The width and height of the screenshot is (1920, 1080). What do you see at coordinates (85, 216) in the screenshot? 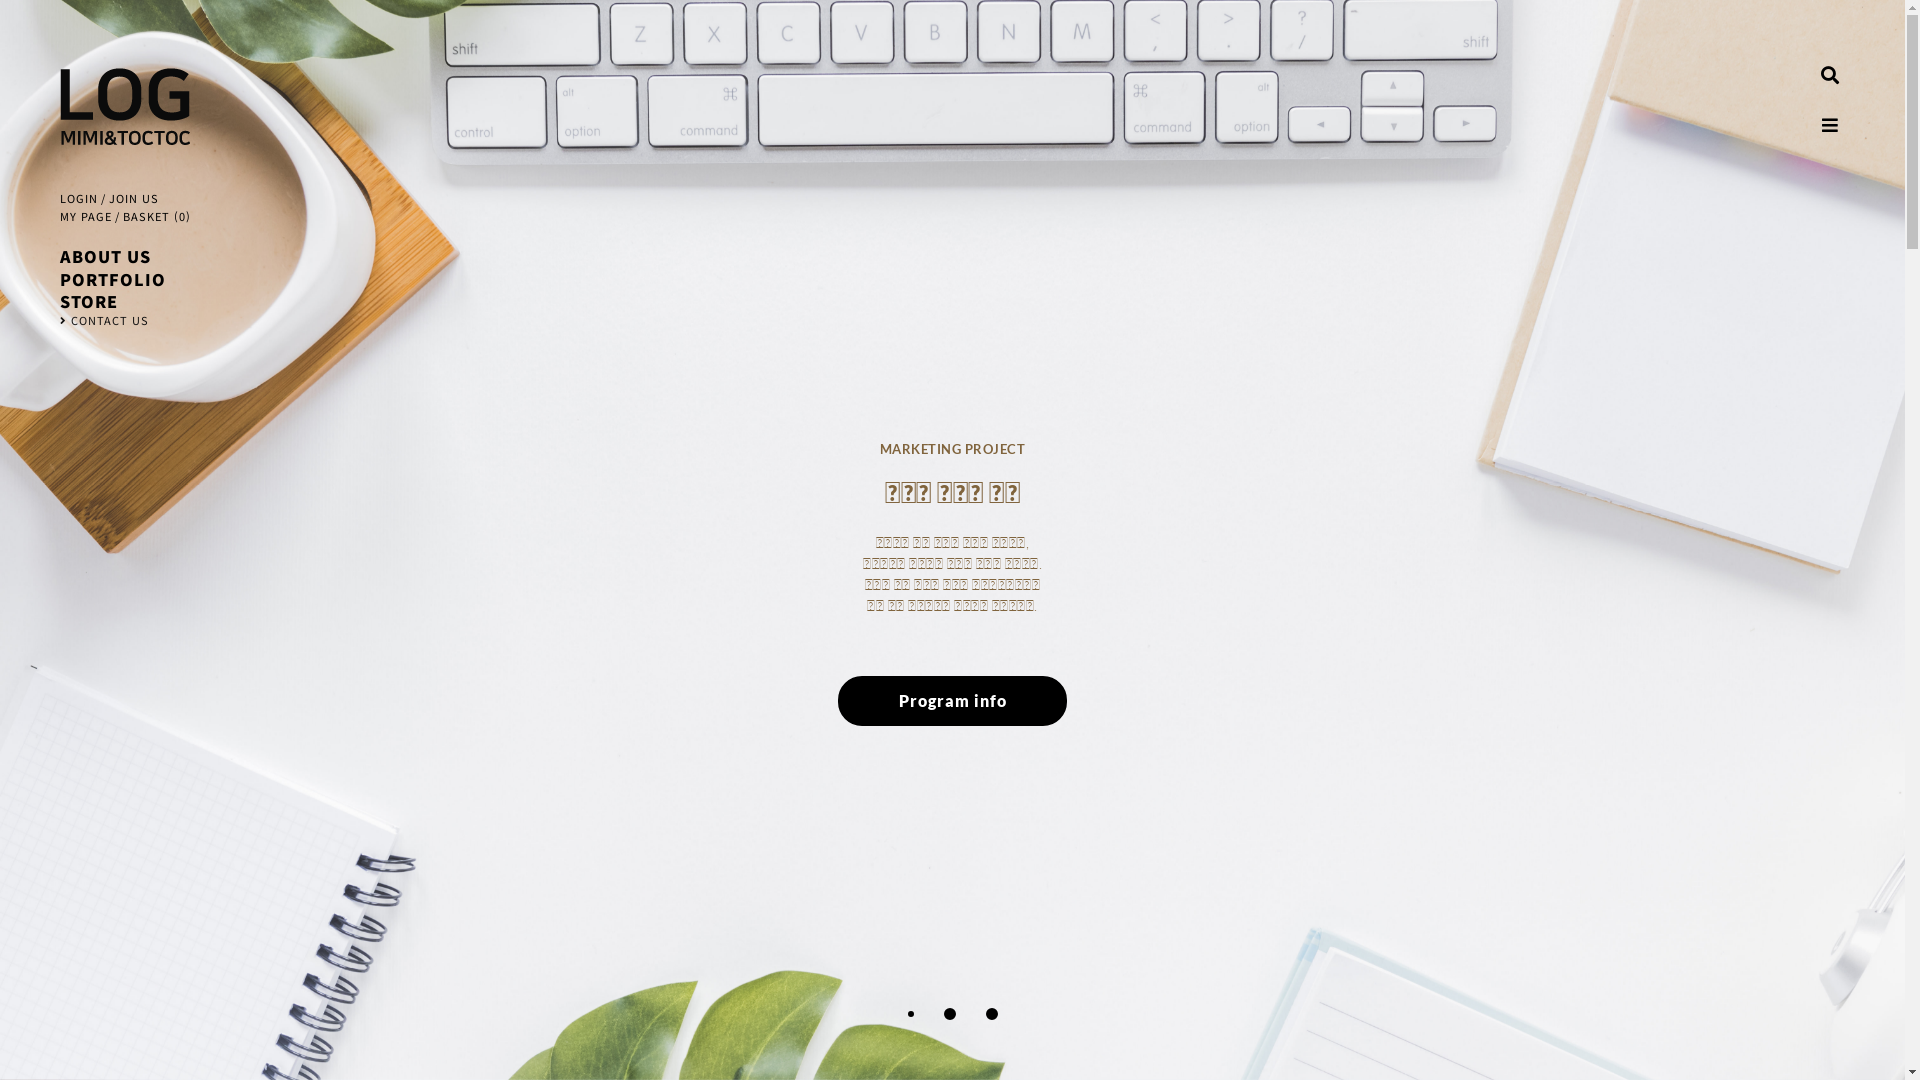
I see `'MY PAGE'` at bounding box center [85, 216].